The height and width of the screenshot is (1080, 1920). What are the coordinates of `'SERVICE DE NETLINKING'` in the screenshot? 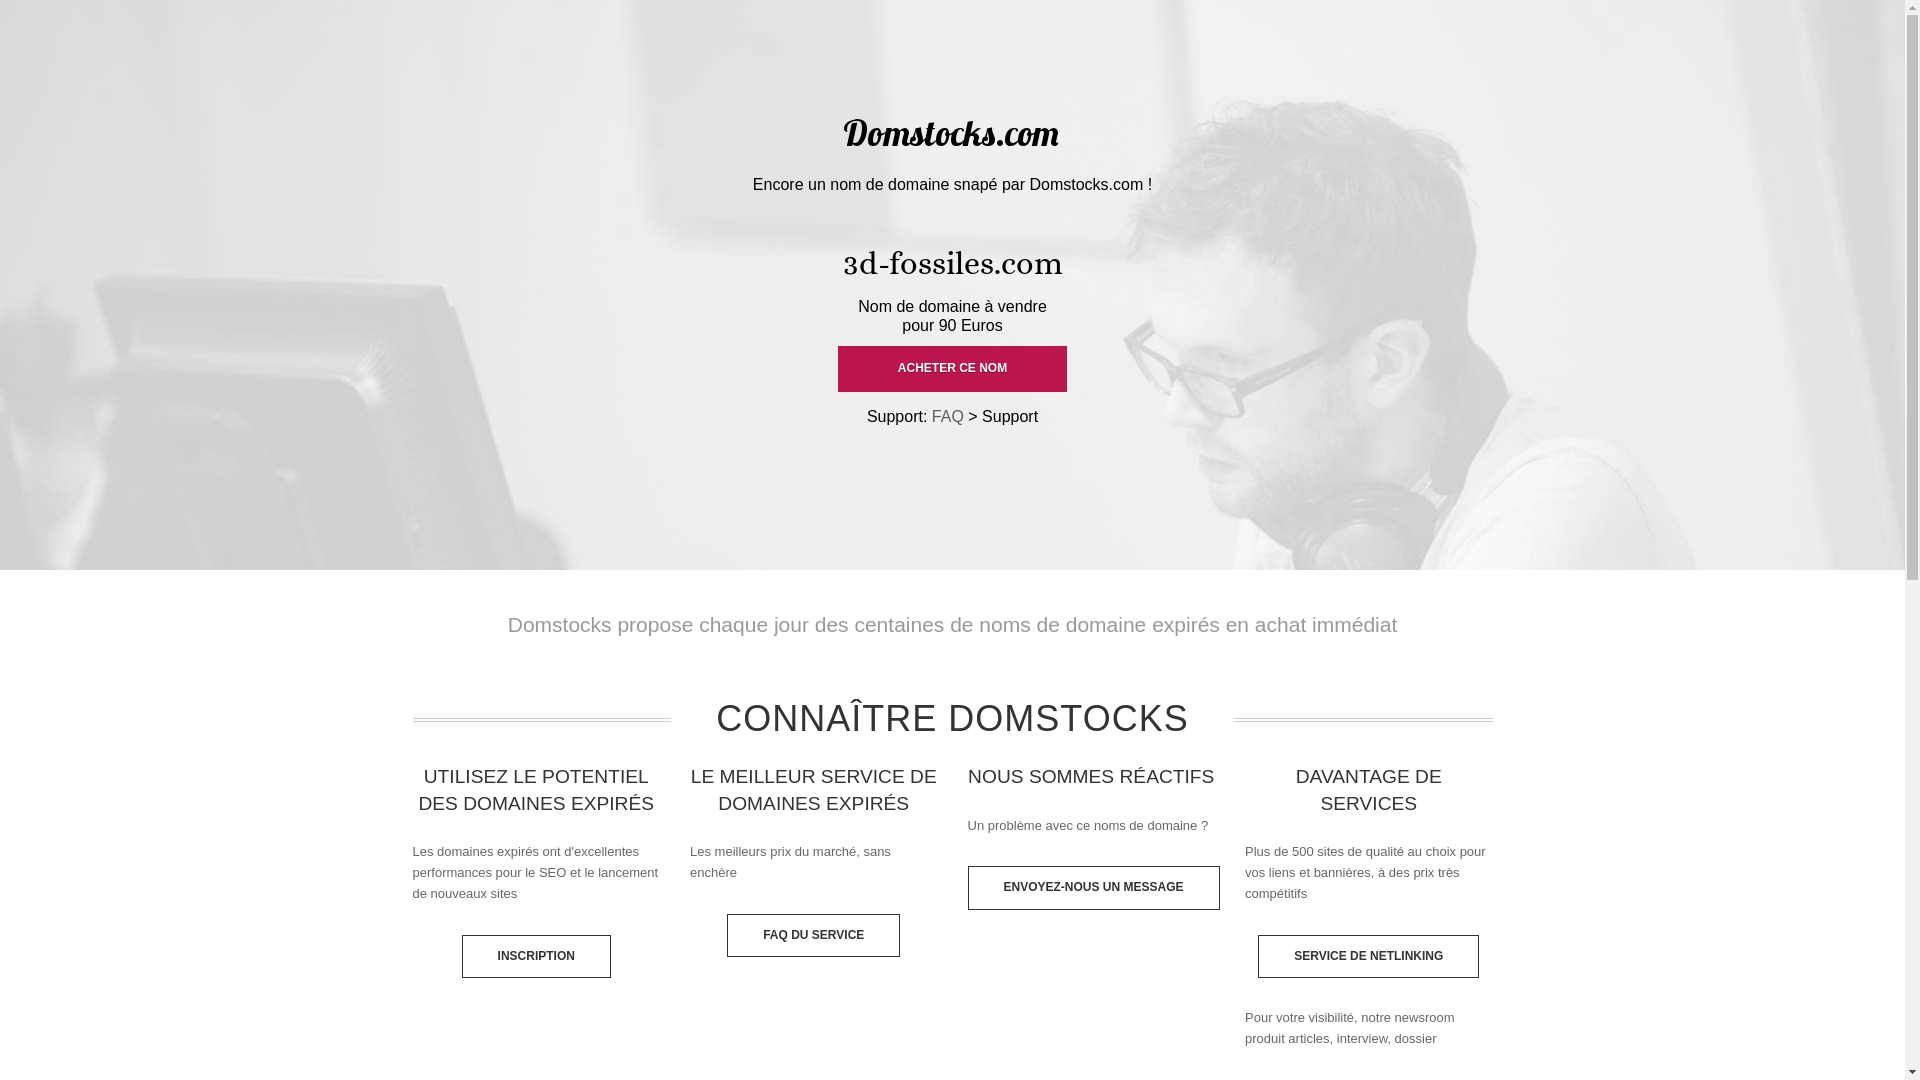 It's located at (1367, 955).